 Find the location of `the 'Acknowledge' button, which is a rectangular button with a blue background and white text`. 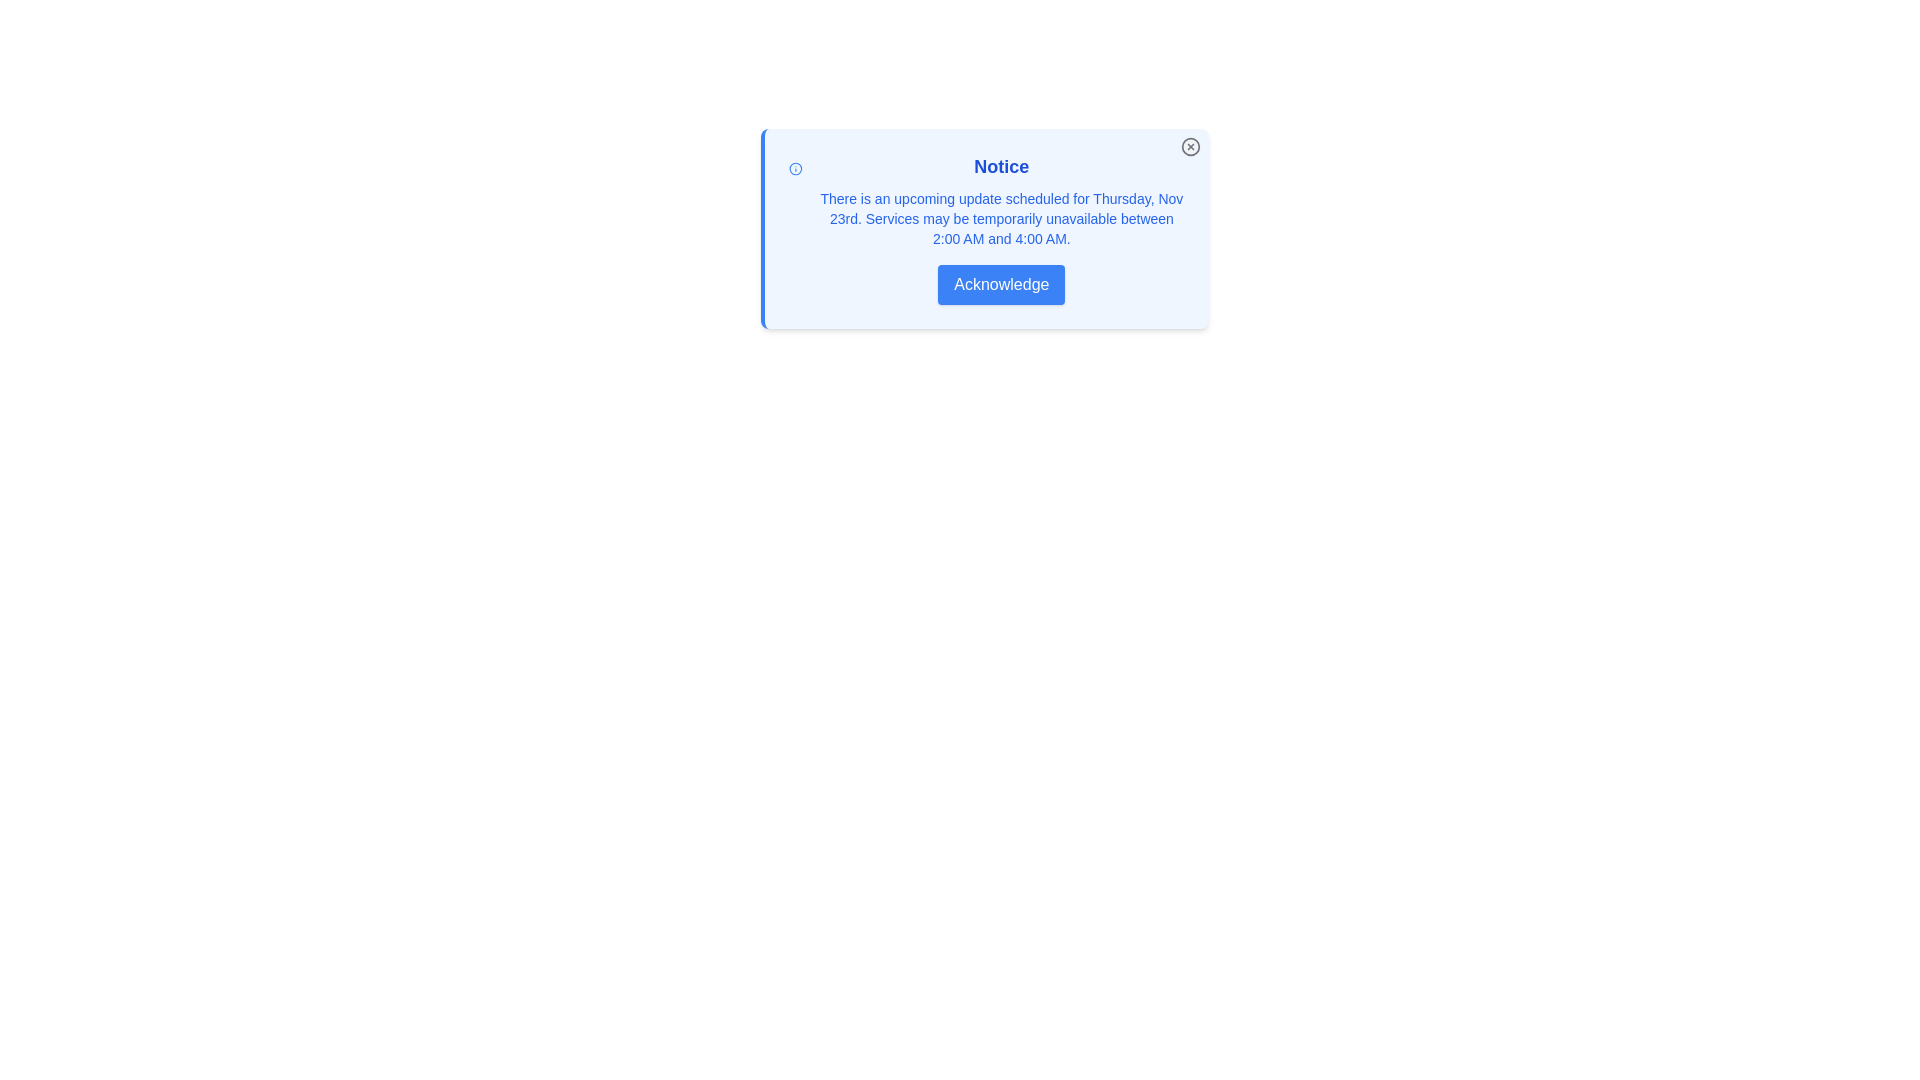

the 'Acknowledge' button, which is a rectangular button with a blue background and white text is located at coordinates (1001, 285).